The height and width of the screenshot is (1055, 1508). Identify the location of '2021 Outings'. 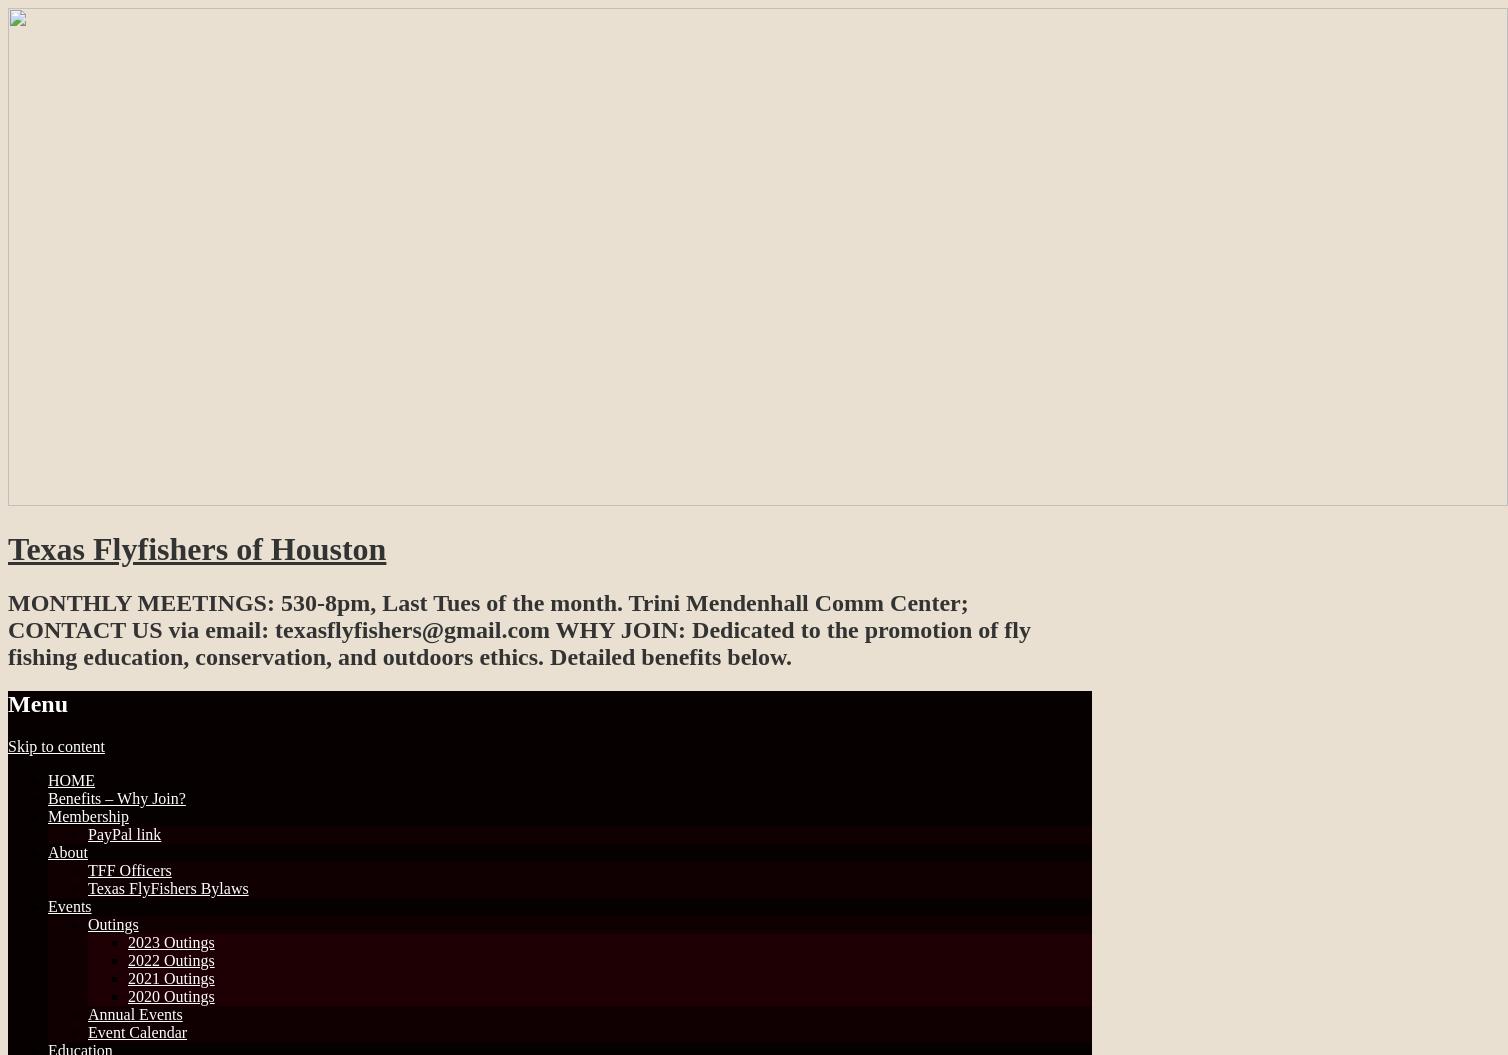
(171, 977).